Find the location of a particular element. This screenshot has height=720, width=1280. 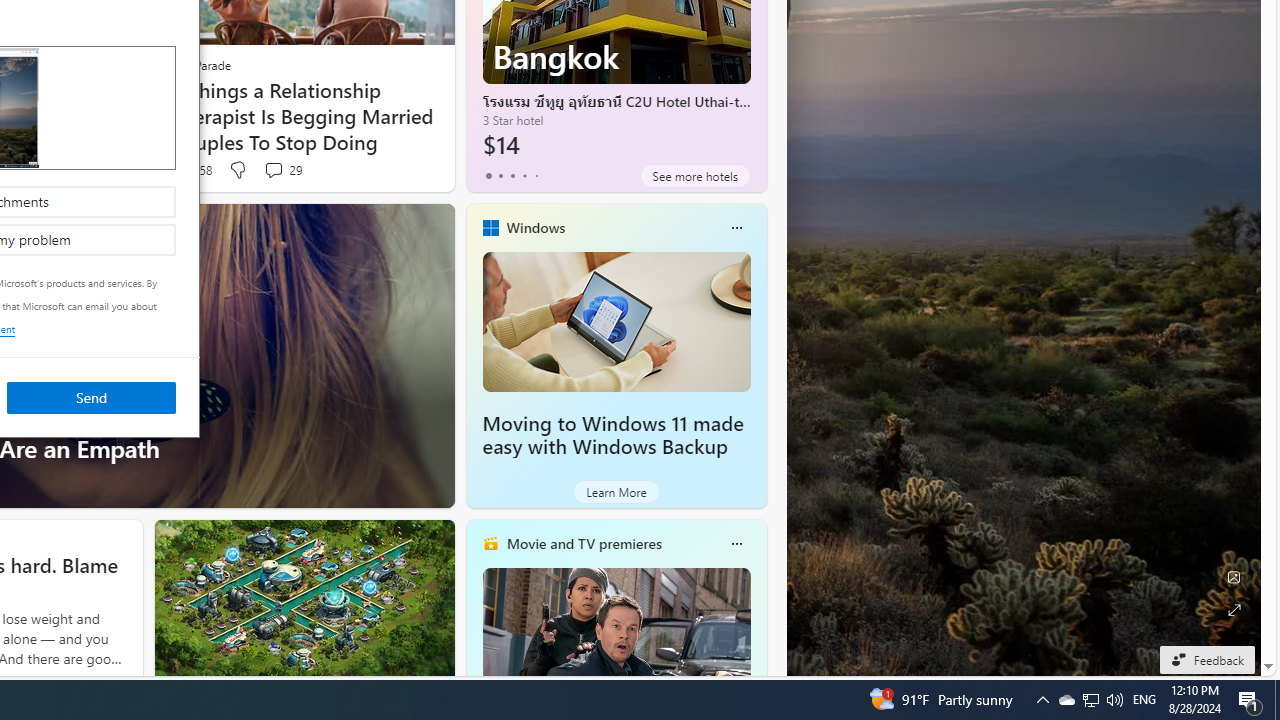

'View comments 29 Comment' is located at coordinates (281, 169).